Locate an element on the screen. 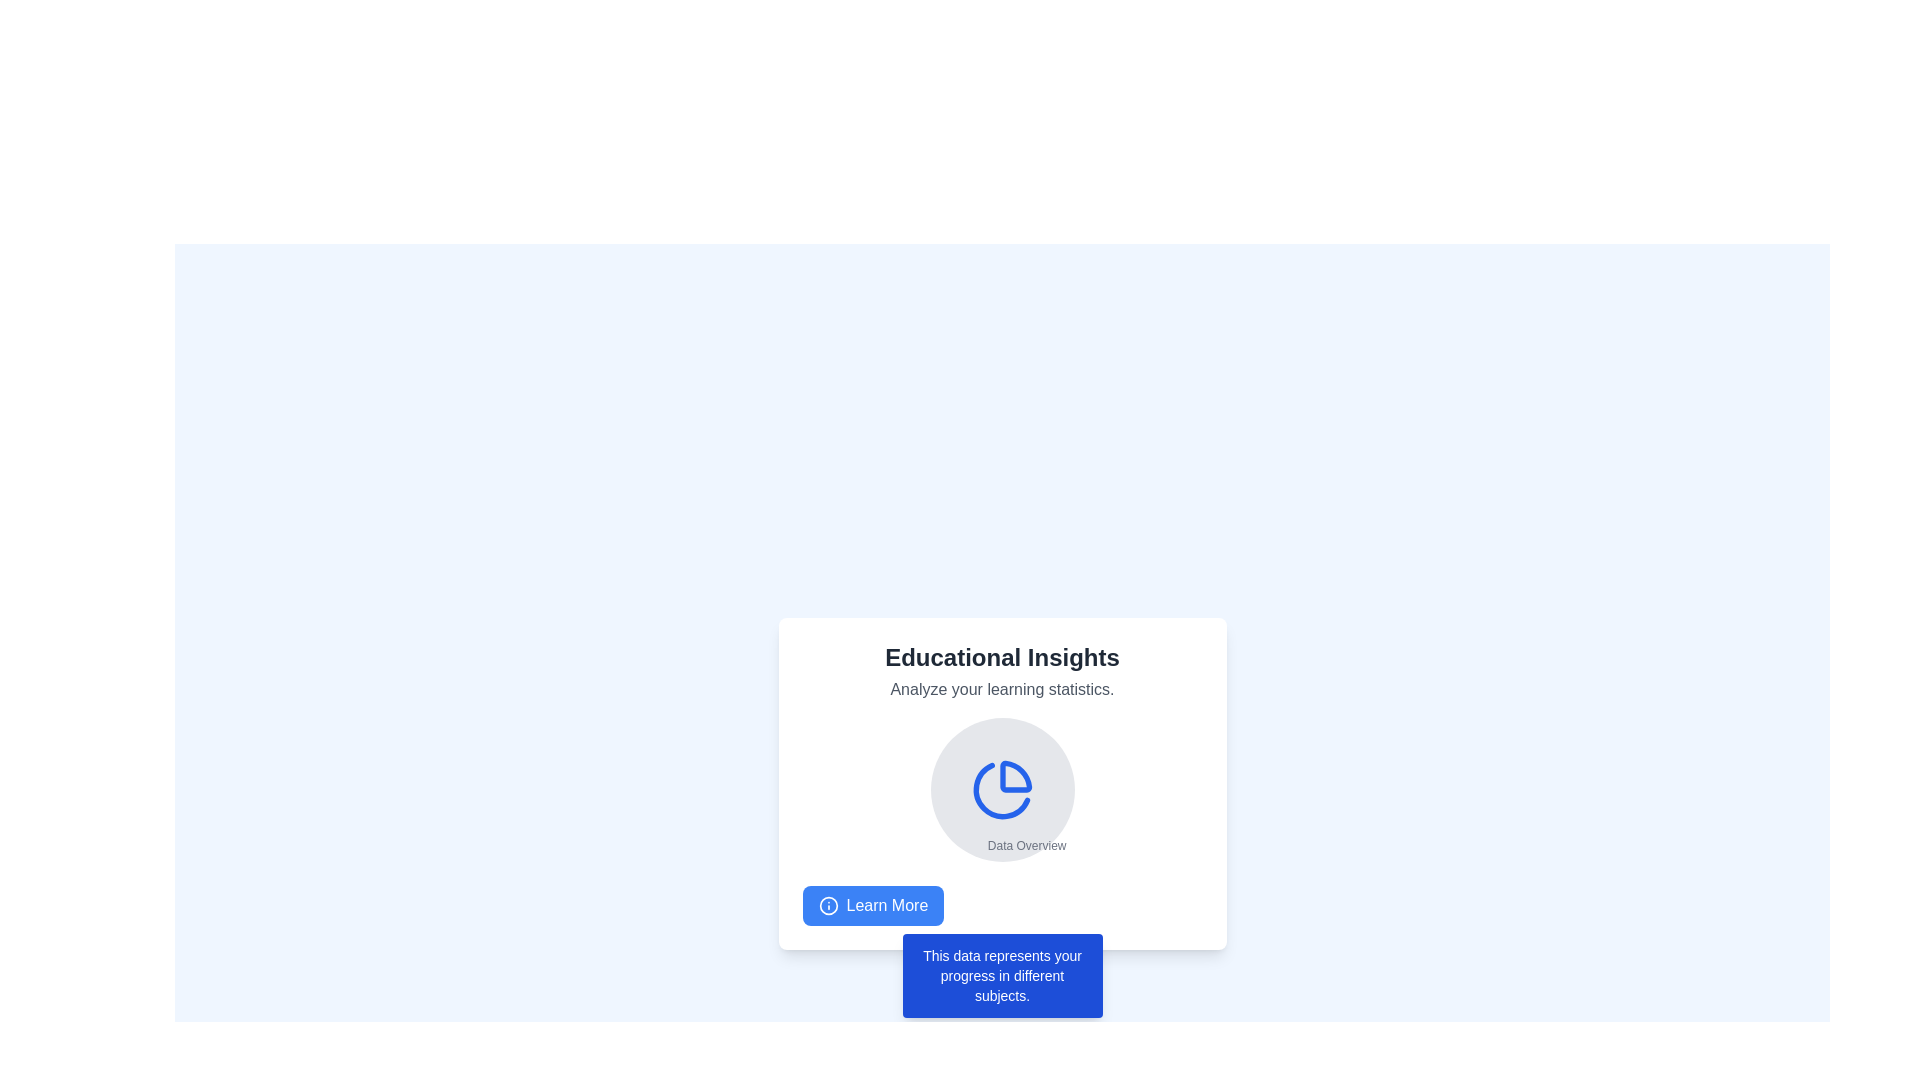 The width and height of the screenshot is (1920, 1080). the blue rectangular Informational Tooltip containing the text 'This data represents your progress in different subjects.' which is located below the 'Educational Insights' card and the 'Learn More' button is located at coordinates (1002, 974).